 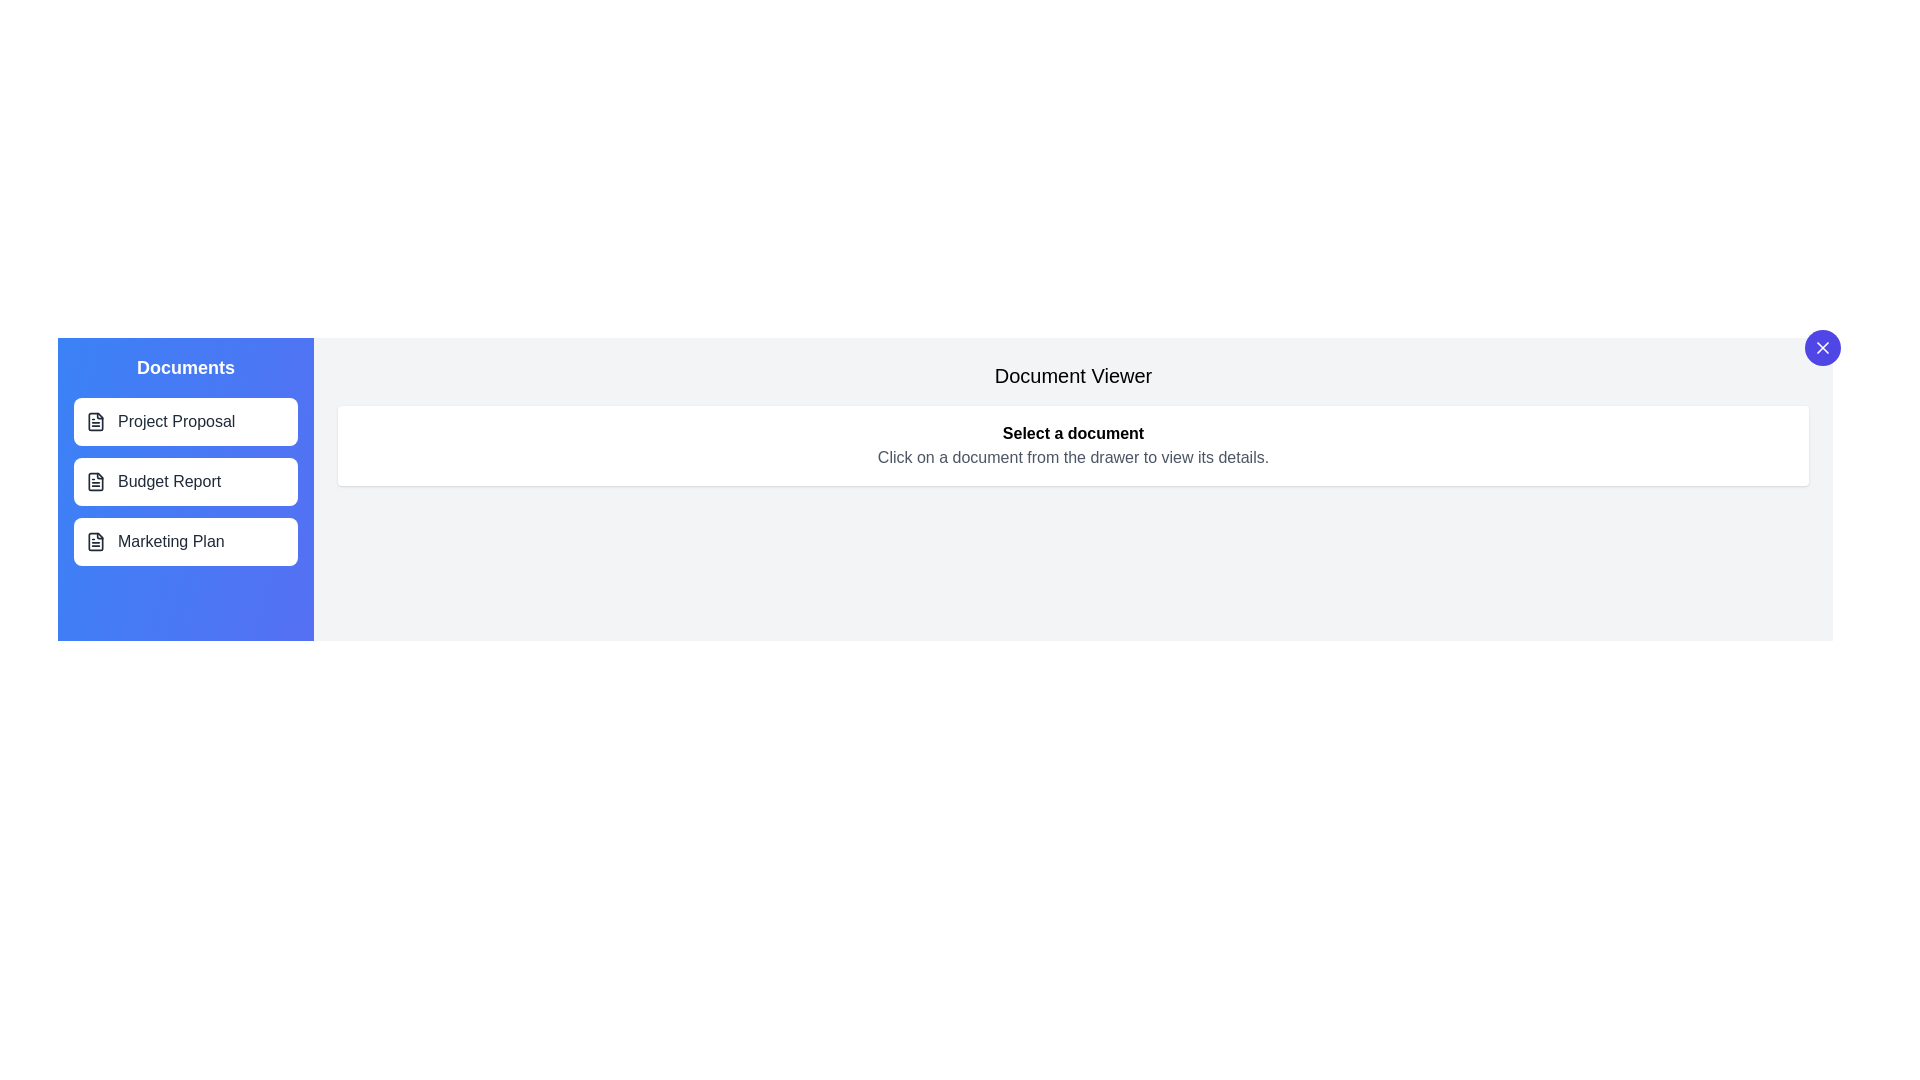 What do you see at coordinates (186, 542) in the screenshot?
I see `the document title Marketing Plan to highlight it` at bounding box center [186, 542].